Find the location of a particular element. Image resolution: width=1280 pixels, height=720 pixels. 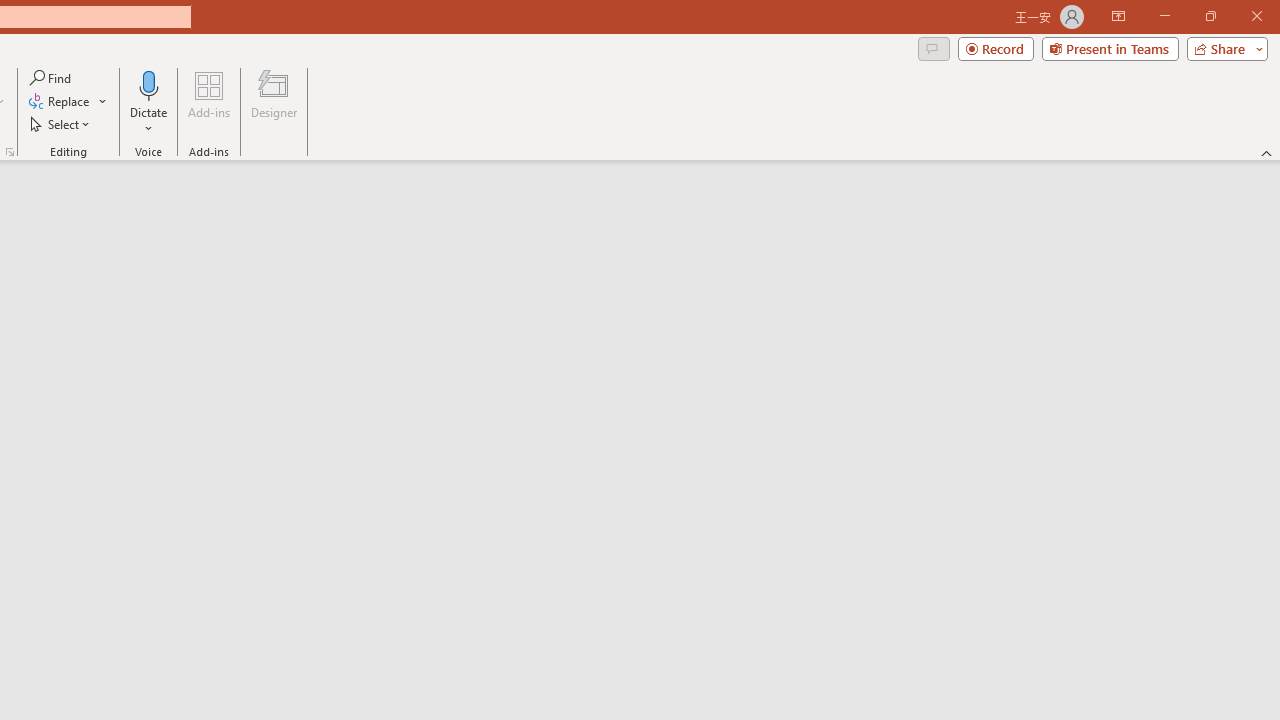

'Find...' is located at coordinates (51, 77).